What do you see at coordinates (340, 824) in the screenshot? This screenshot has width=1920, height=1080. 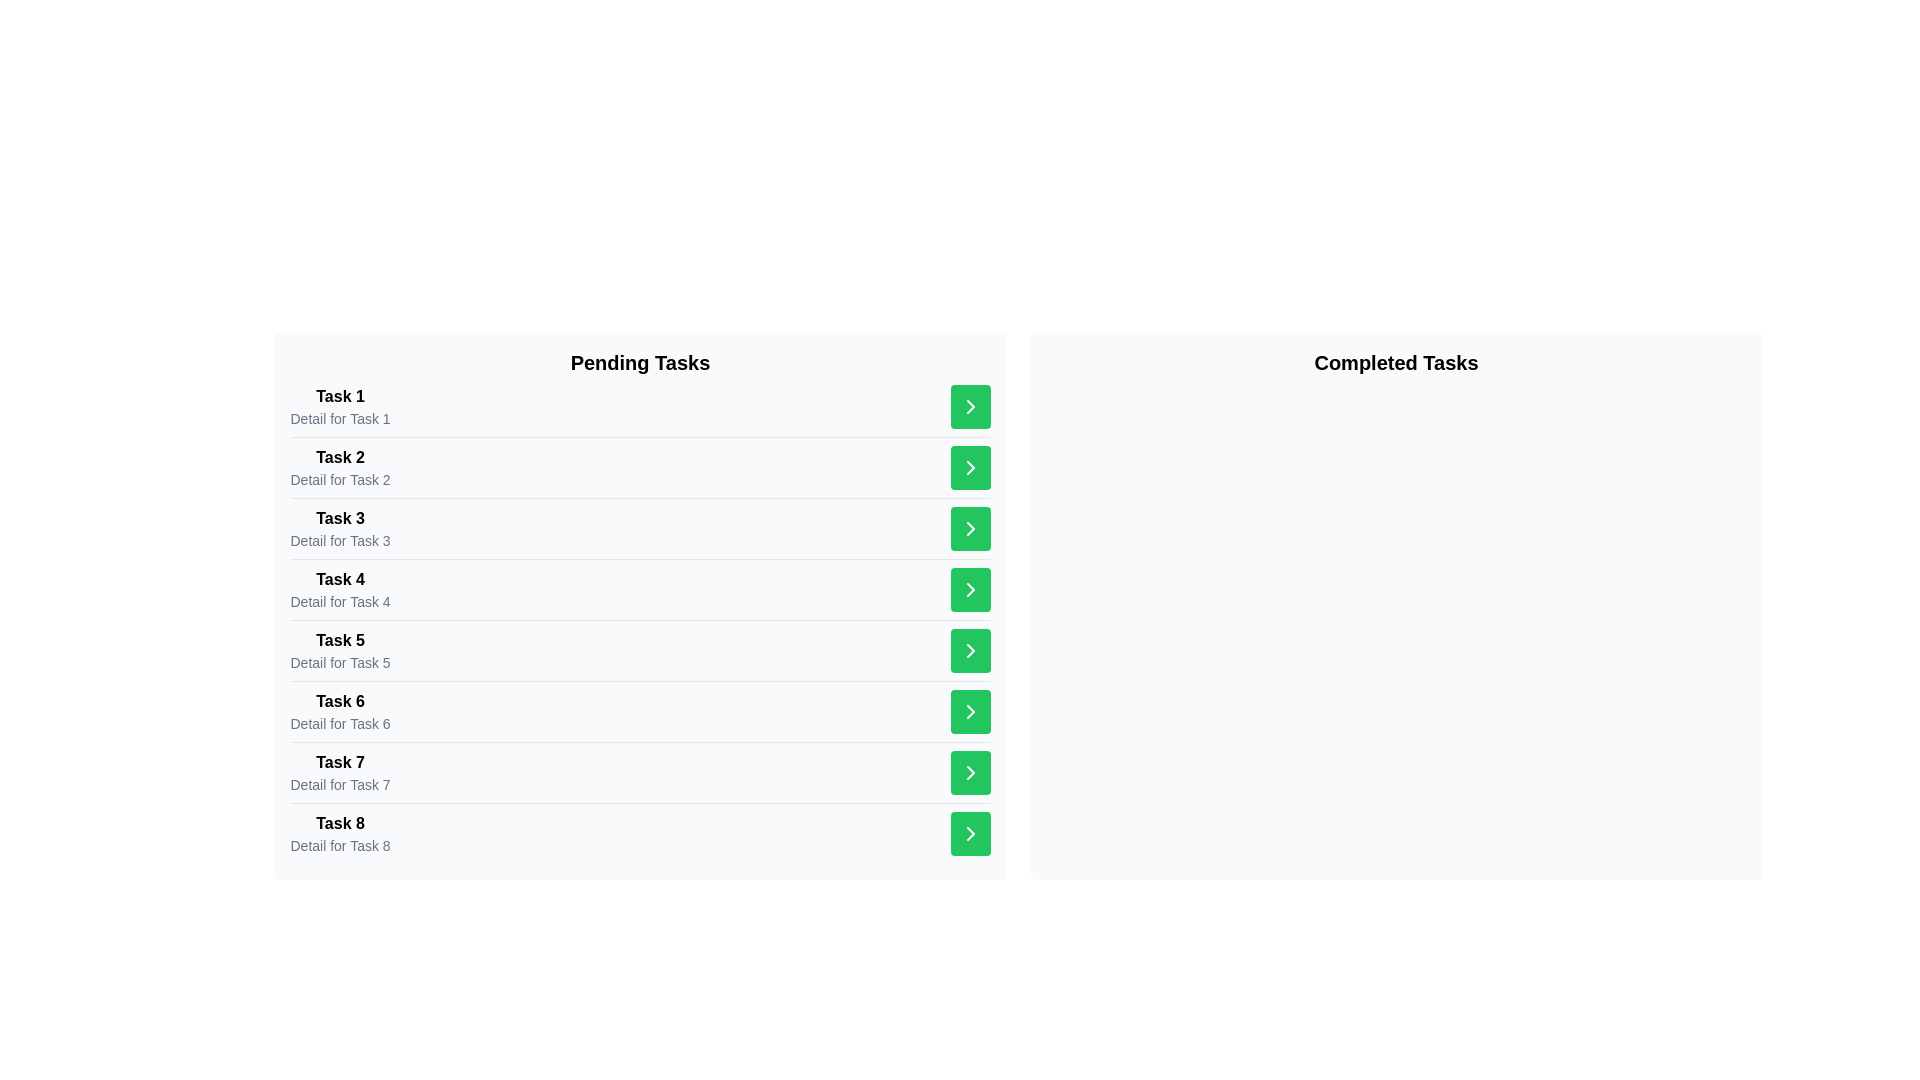 I see `the title text element in the 'Pending Tasks' section, which is the eighth item in a vertically stacked list` at bounding box center [340, 824].